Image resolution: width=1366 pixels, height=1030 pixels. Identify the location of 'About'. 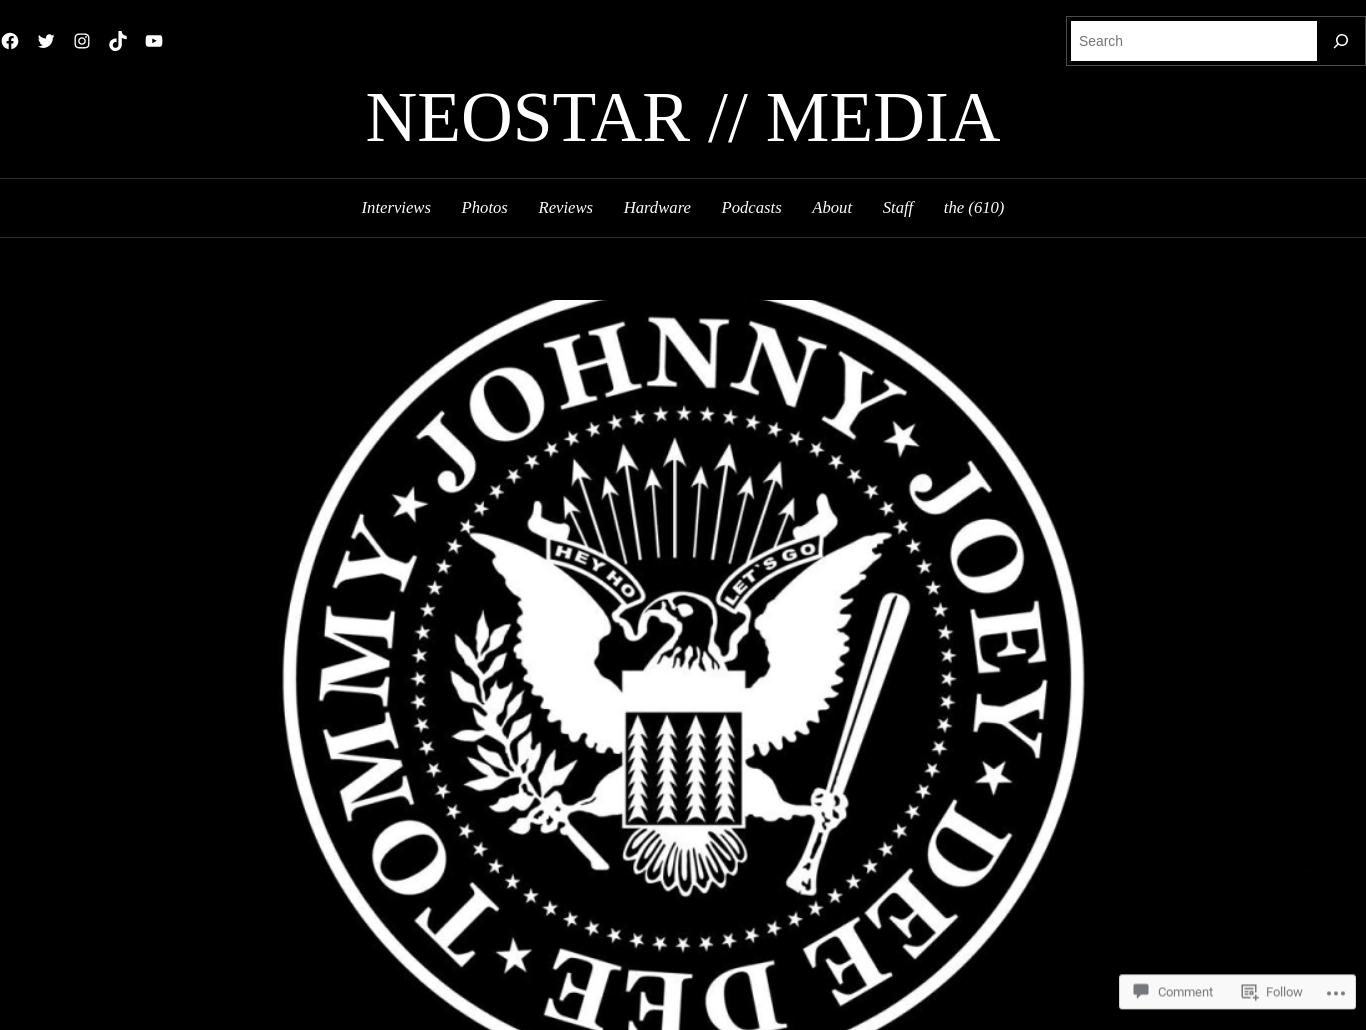
(810, 206).